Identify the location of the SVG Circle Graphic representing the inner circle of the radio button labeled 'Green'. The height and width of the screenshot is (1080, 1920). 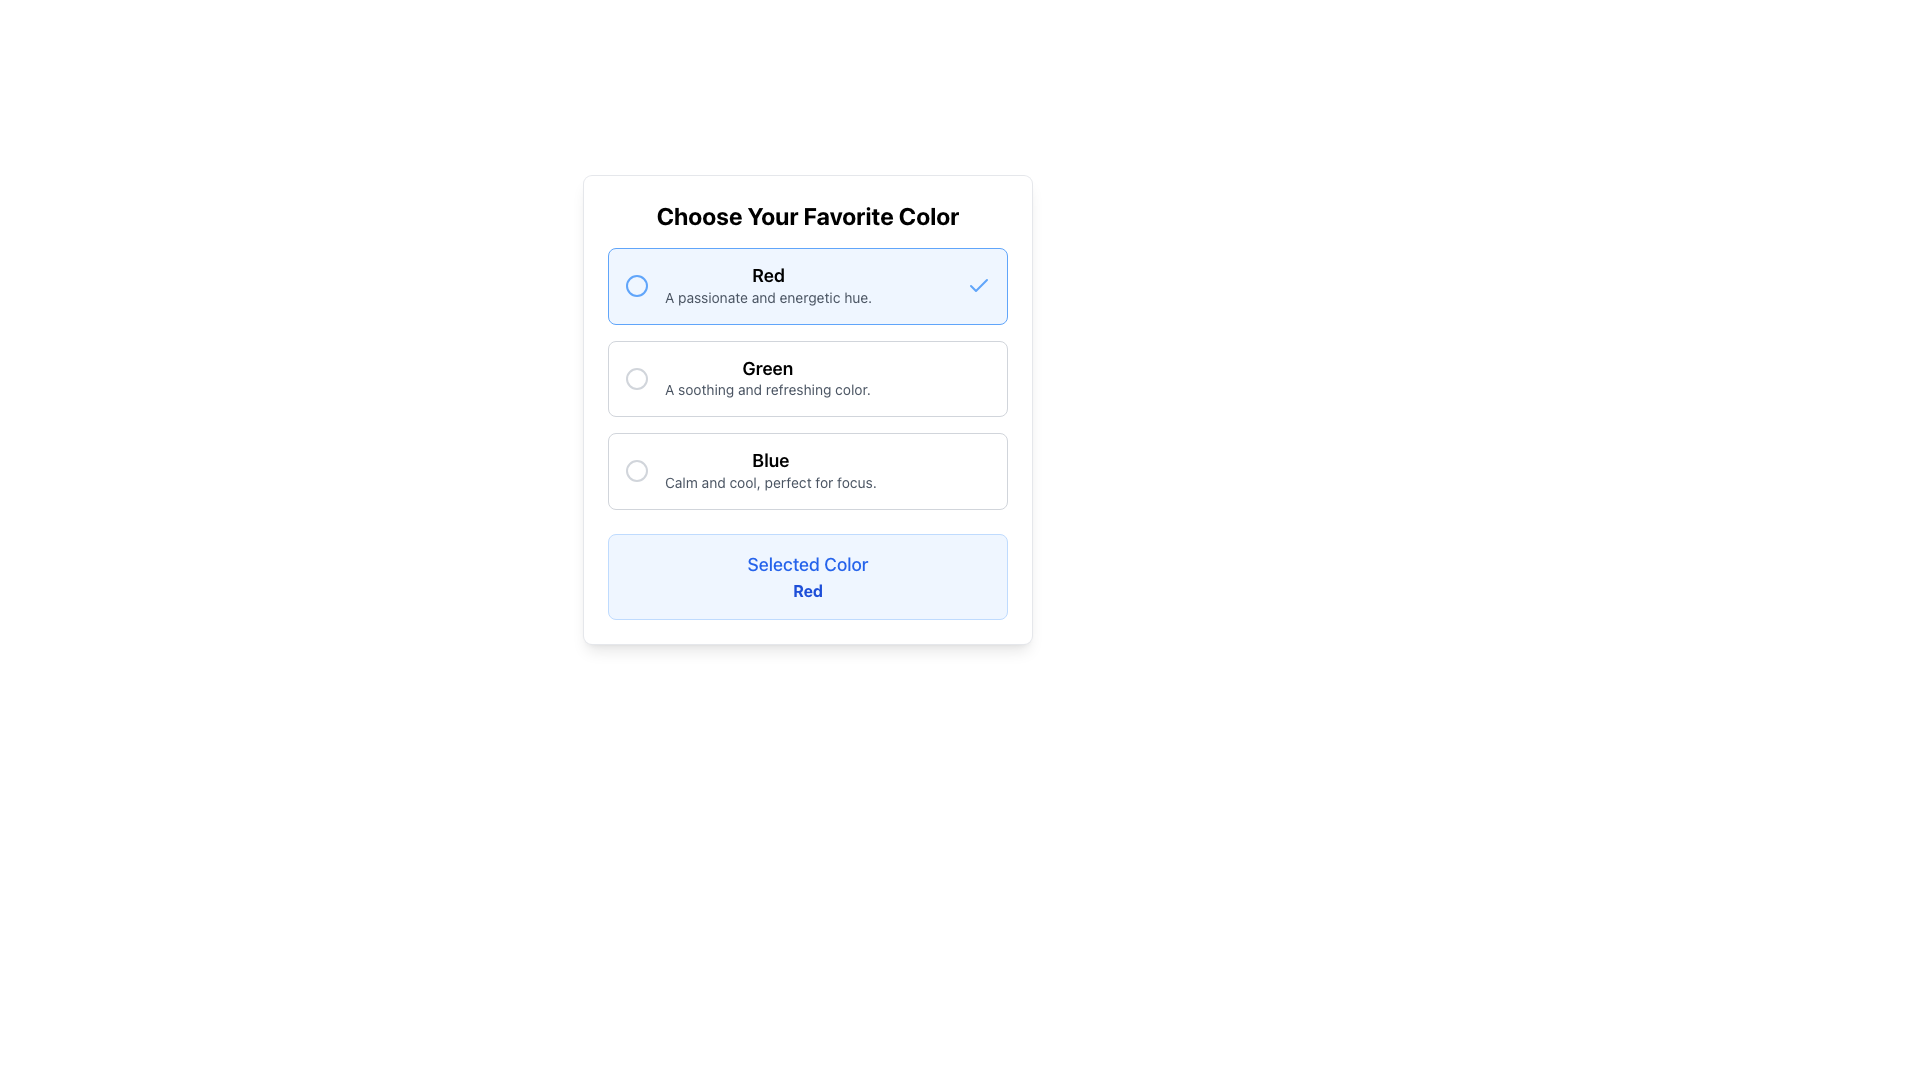
(636, 378).